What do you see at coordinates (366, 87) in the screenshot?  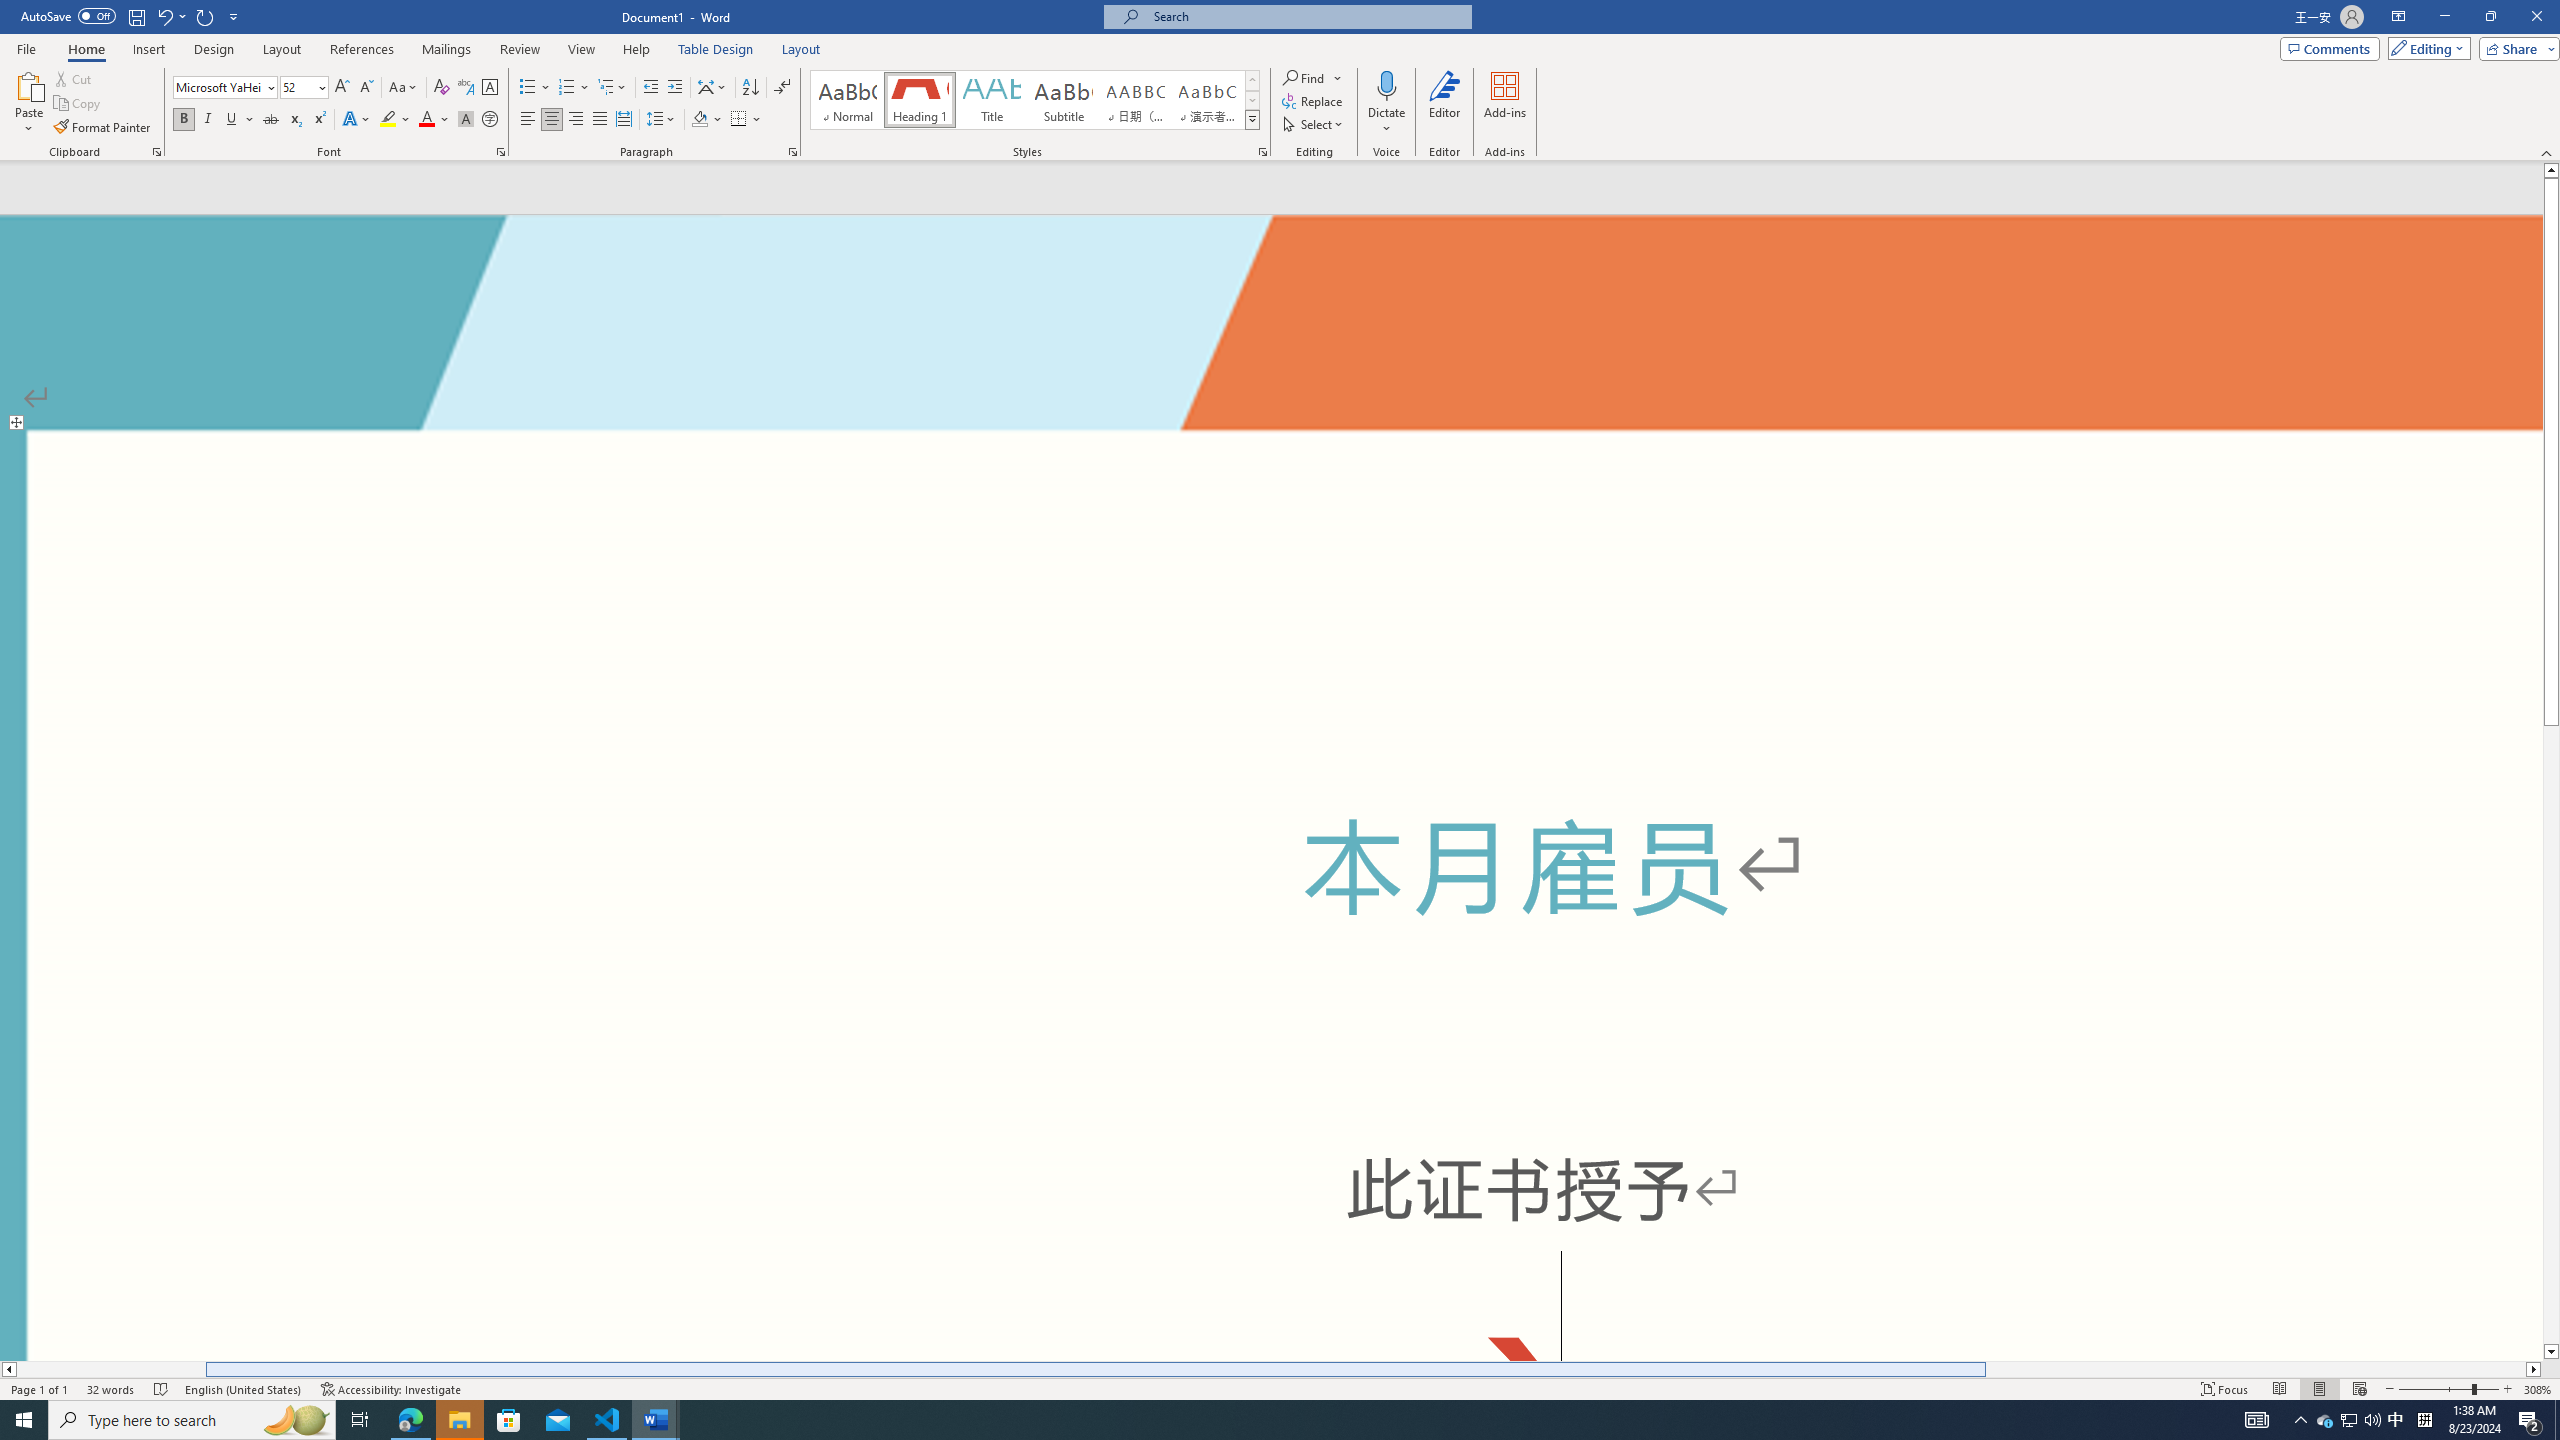 I see `'Shrink Font'` at bounding box center [366, 87].